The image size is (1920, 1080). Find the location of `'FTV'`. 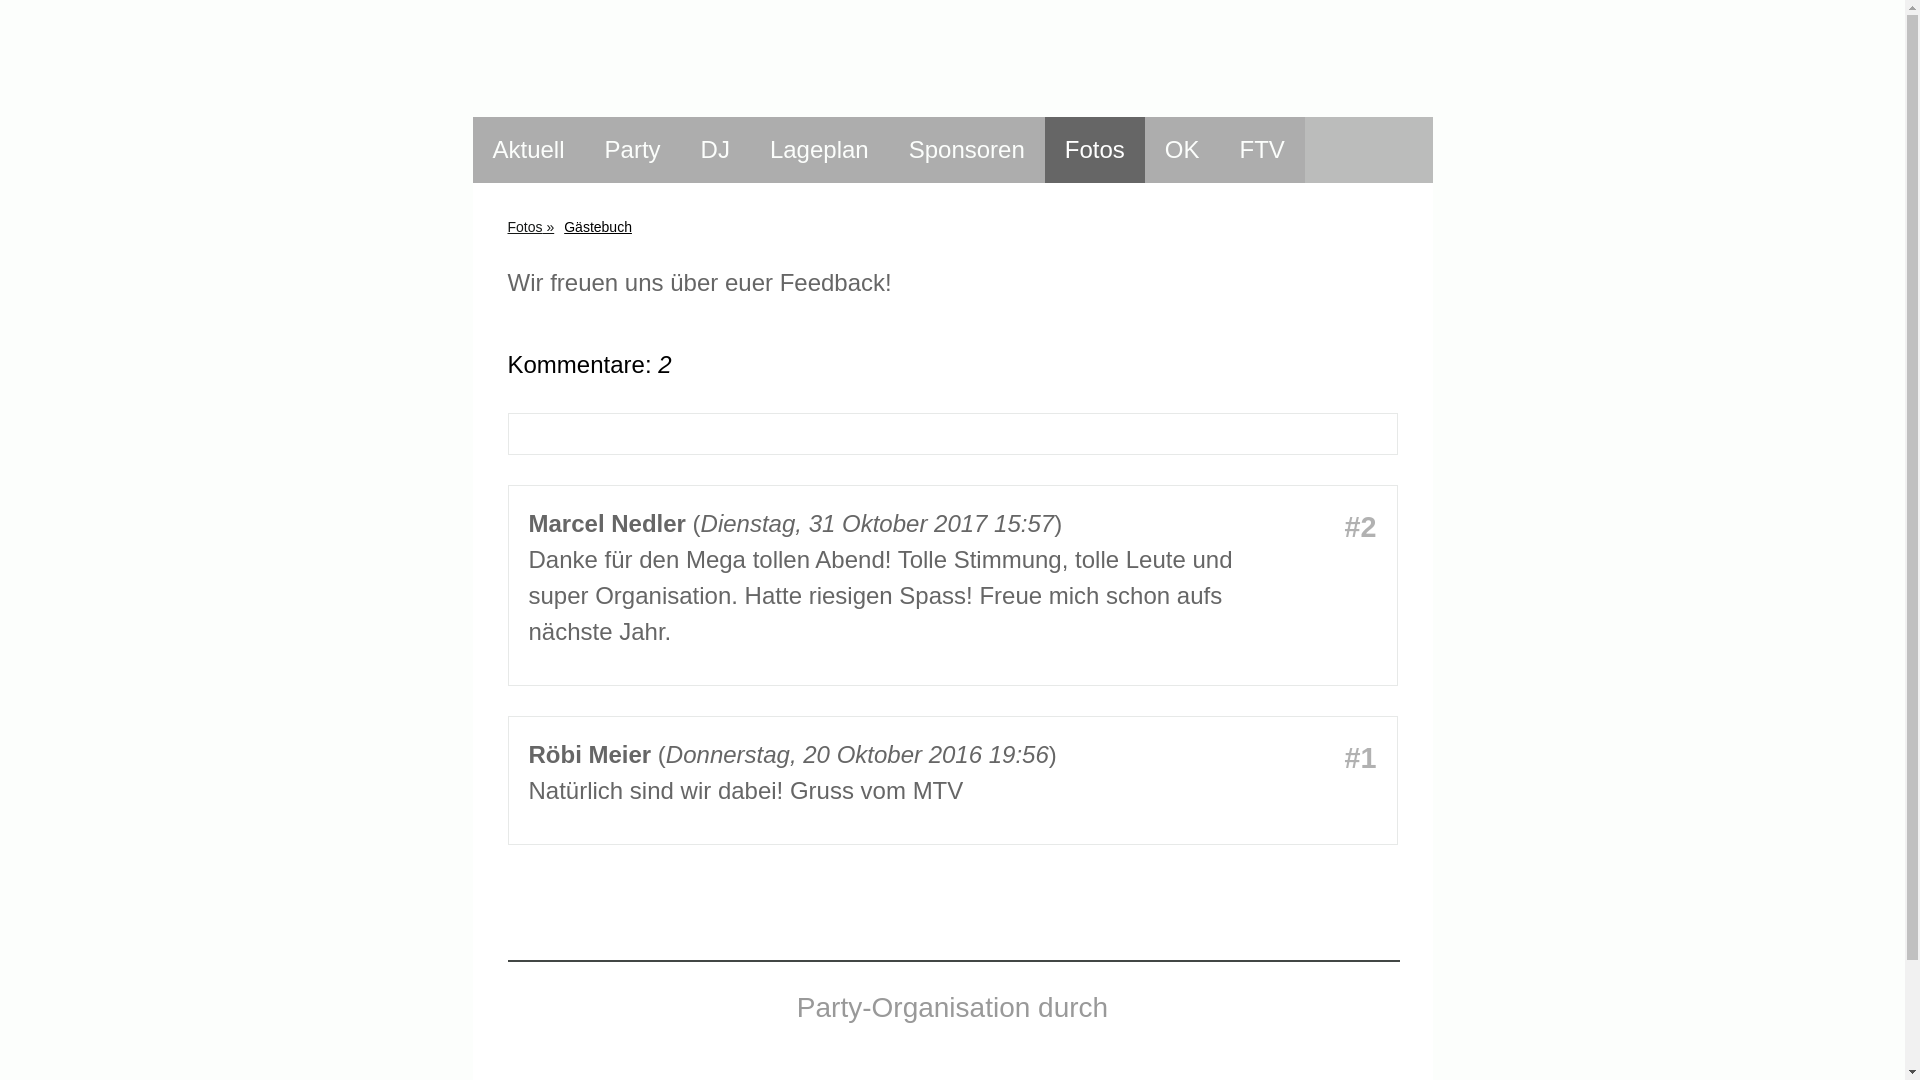

'FTV' is located at coordinates (1260, 149).